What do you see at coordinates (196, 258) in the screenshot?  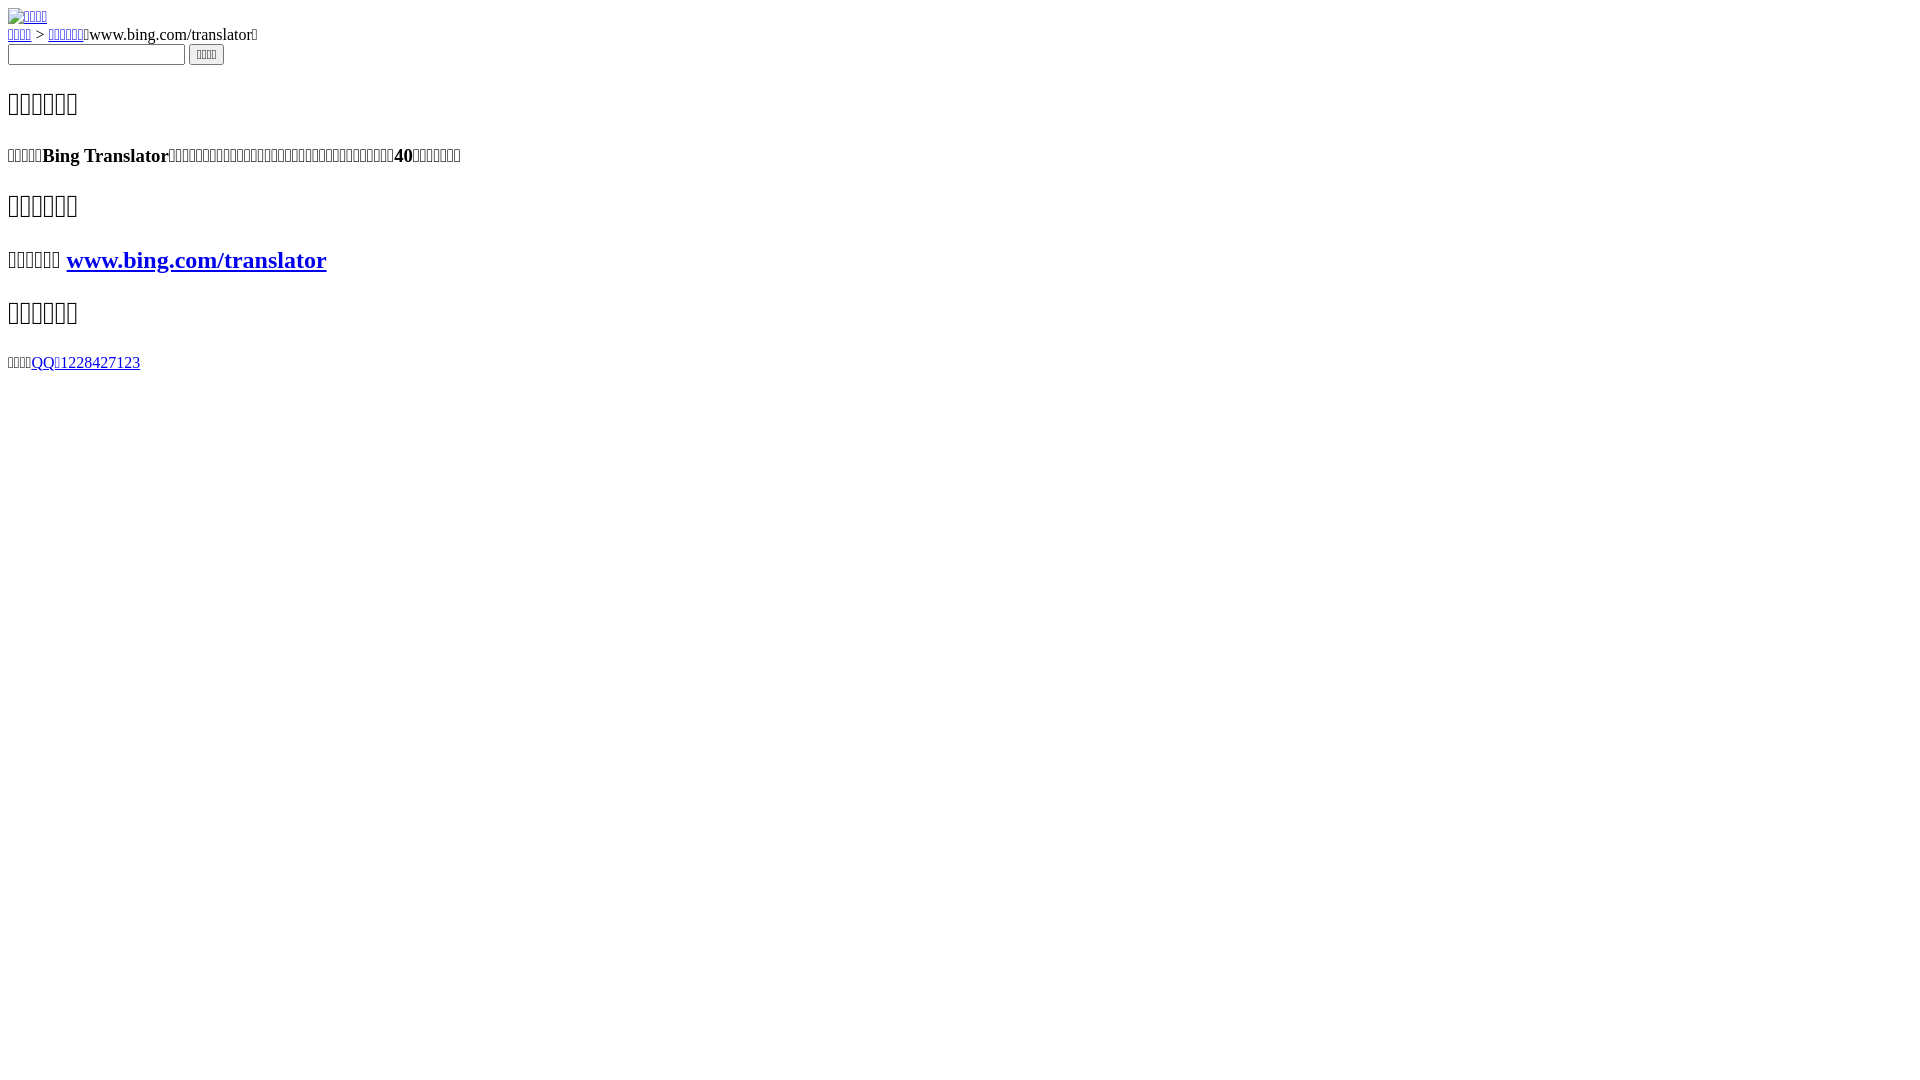 I see `'www.bing.com/translator'` at bounding box center [196, 258].